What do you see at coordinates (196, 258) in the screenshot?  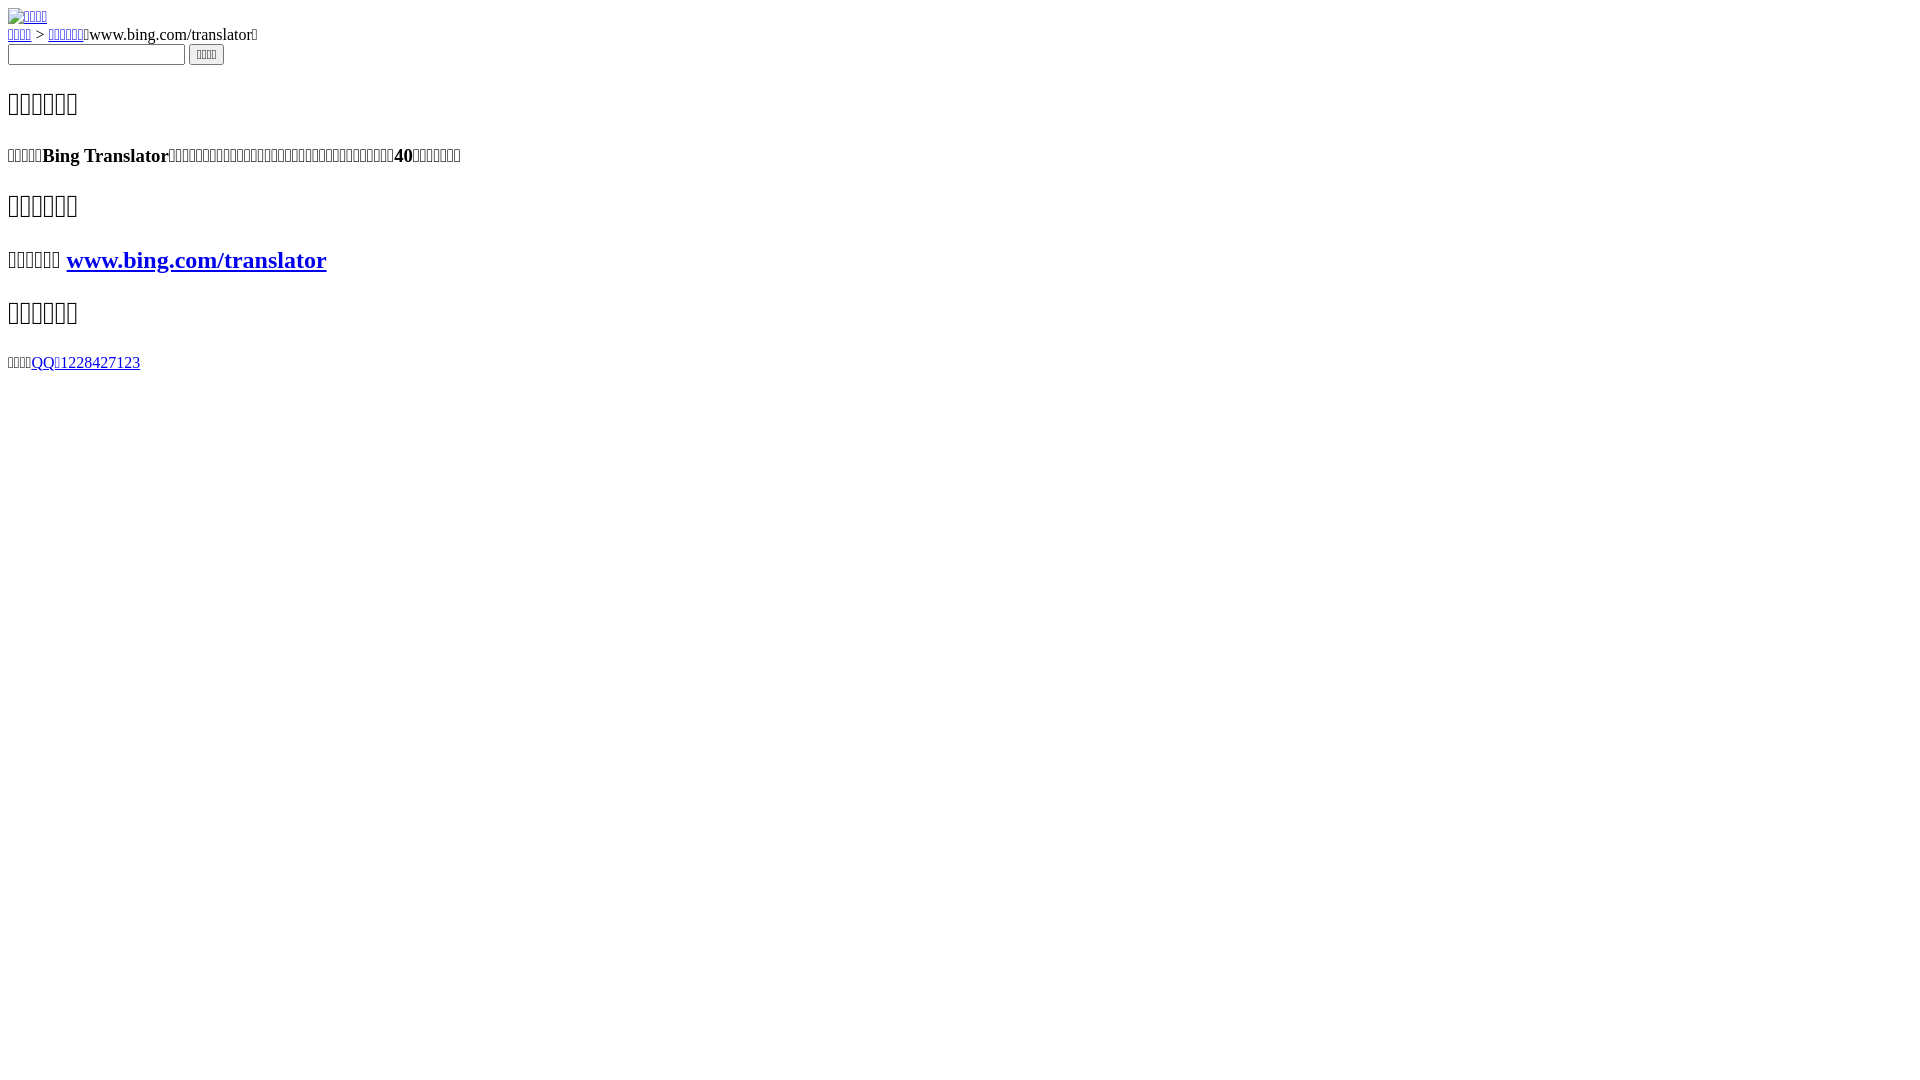 I see `'www.bing.com/translator'` at bounding box center [196, 258].